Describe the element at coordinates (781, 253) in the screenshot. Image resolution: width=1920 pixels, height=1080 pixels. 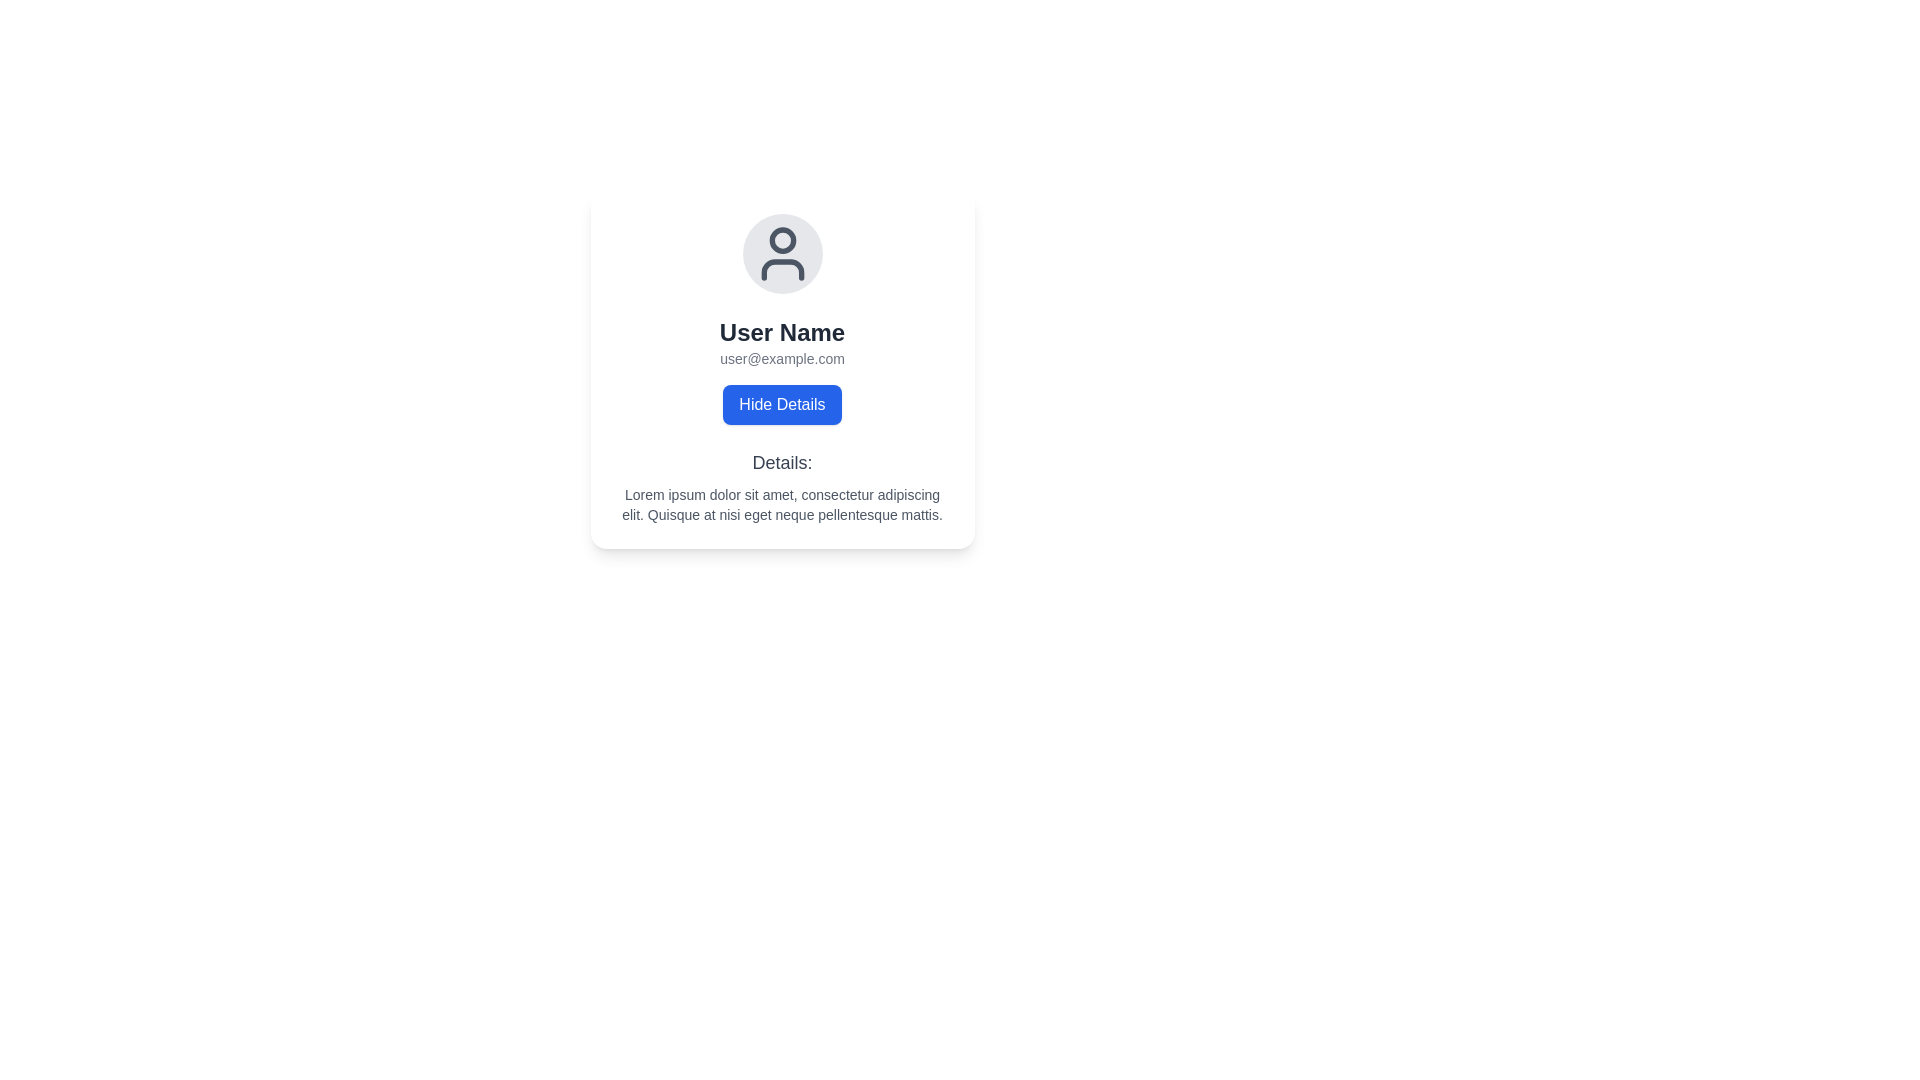
I see `the user profile` at that location.